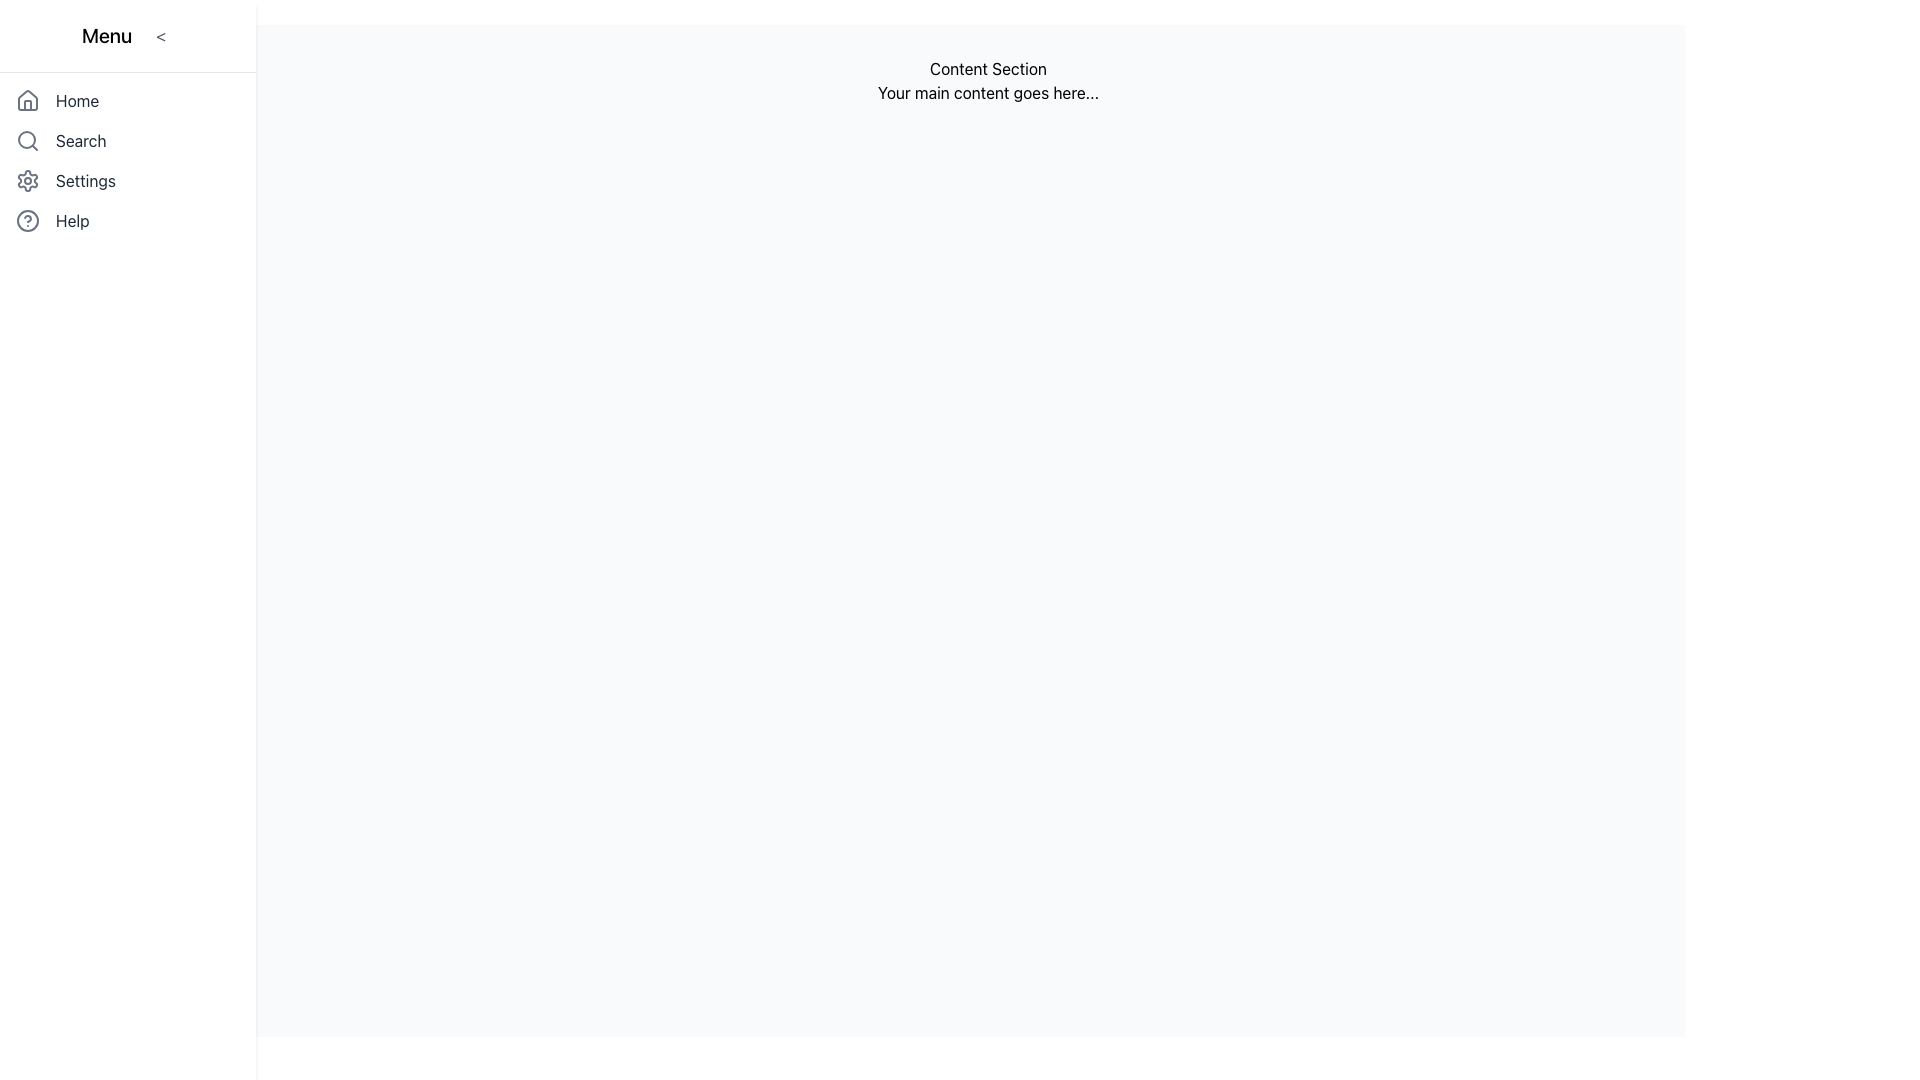 The height and width of the screenshot is (1080, 1920). What do you see at coordinates (80, 140) in the screenshot?
I see `the 'Search' label in the left navigation panel, which displays the word 'Search' in bold black color and is positioned between 'Home' and 'Settings'` at bounding box center [80, 140].